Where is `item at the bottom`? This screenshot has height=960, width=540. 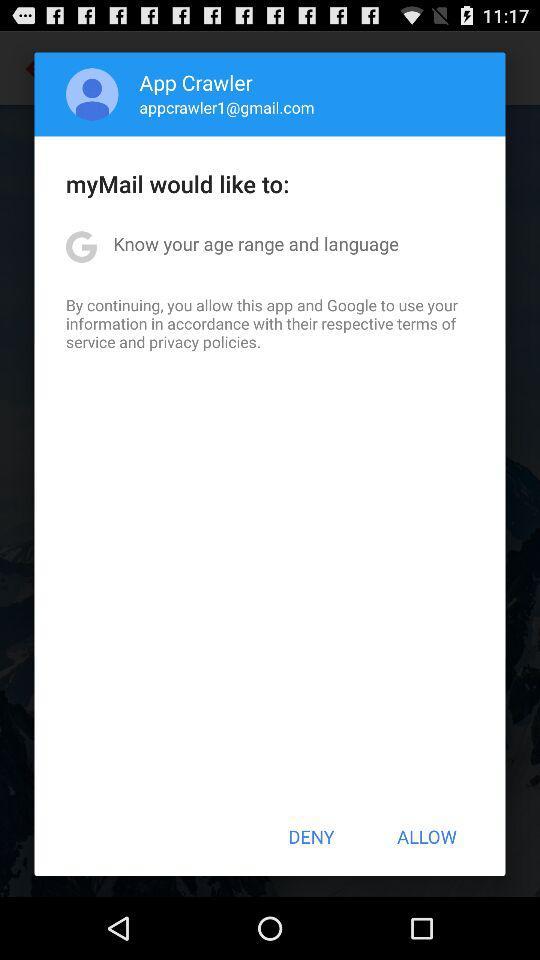
item at the bottom is located at coordinates (311, 836).